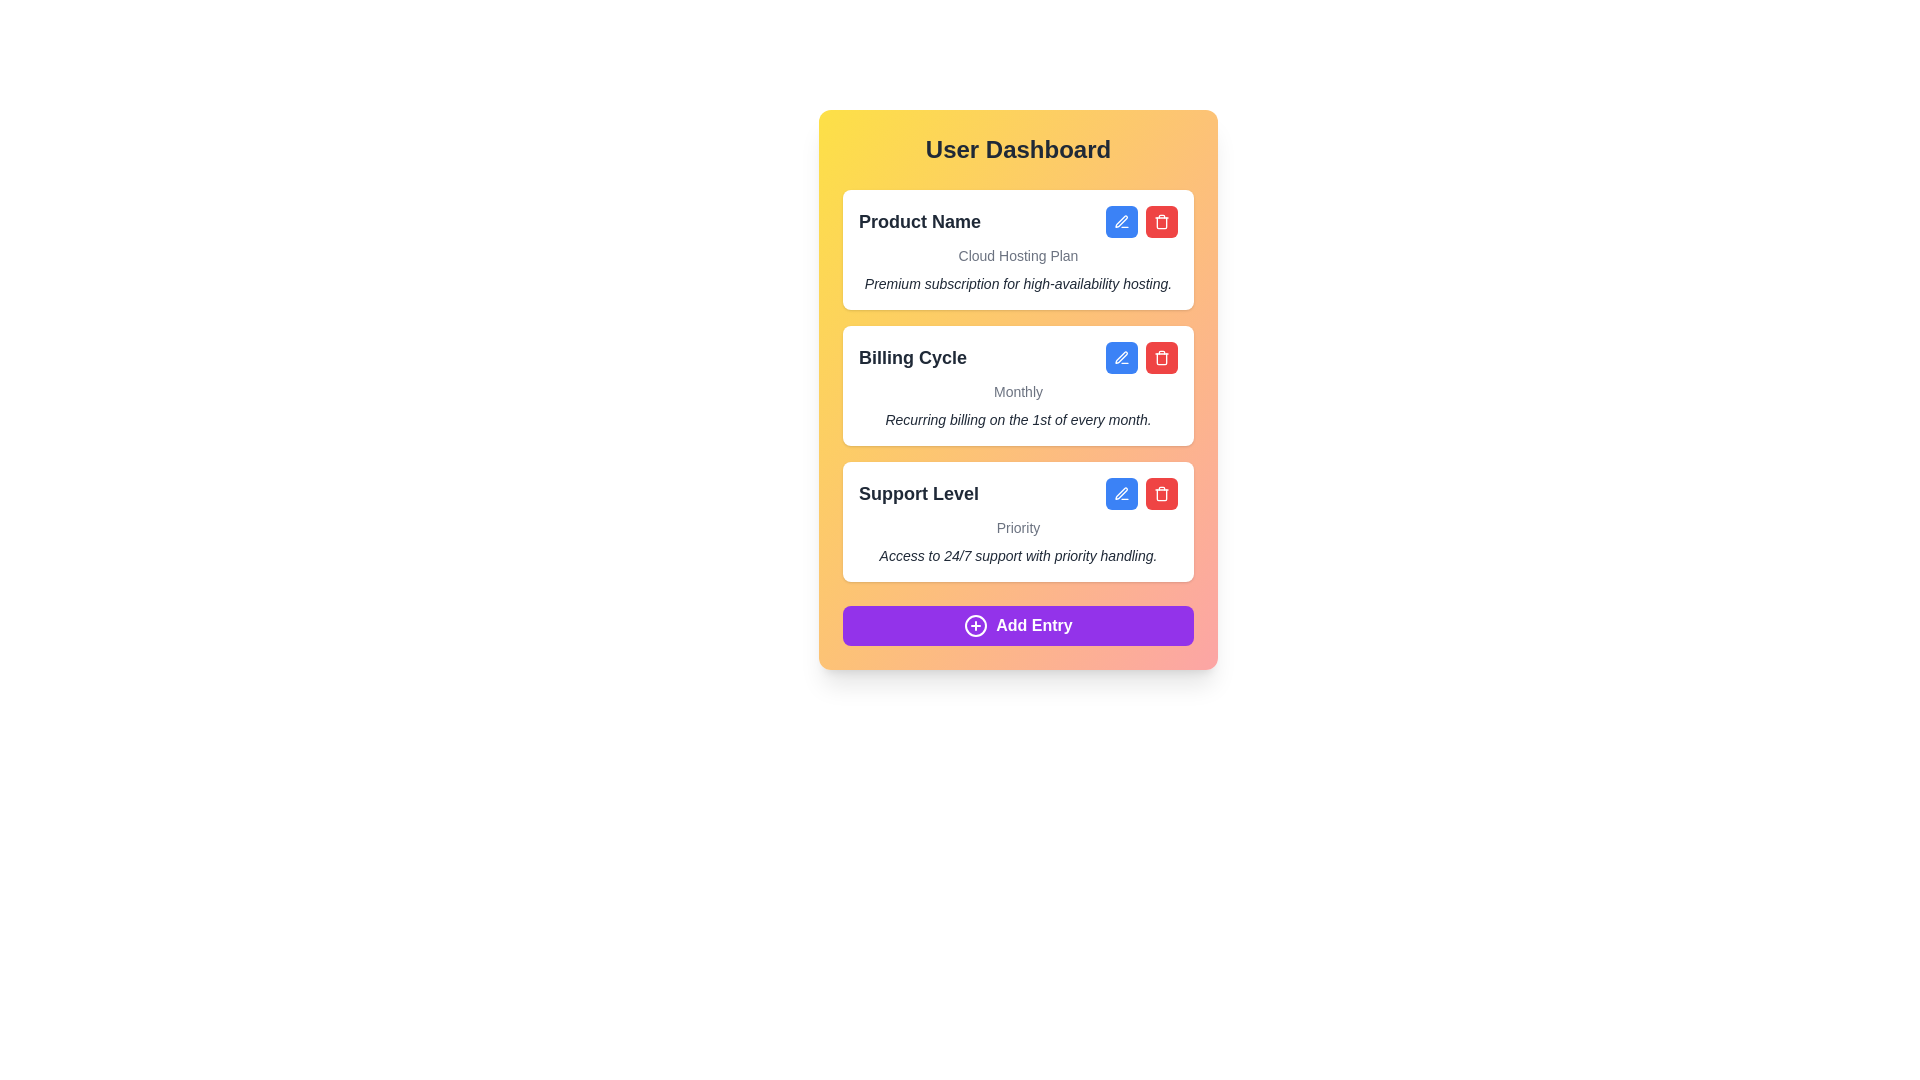 This screenshot has width=1920, height=1080. Describe the element at coordinates (1018, 527) in the screenshot. I see `the priority level label located in the Support Level card, which indicates the priority level for the support system` at that location.